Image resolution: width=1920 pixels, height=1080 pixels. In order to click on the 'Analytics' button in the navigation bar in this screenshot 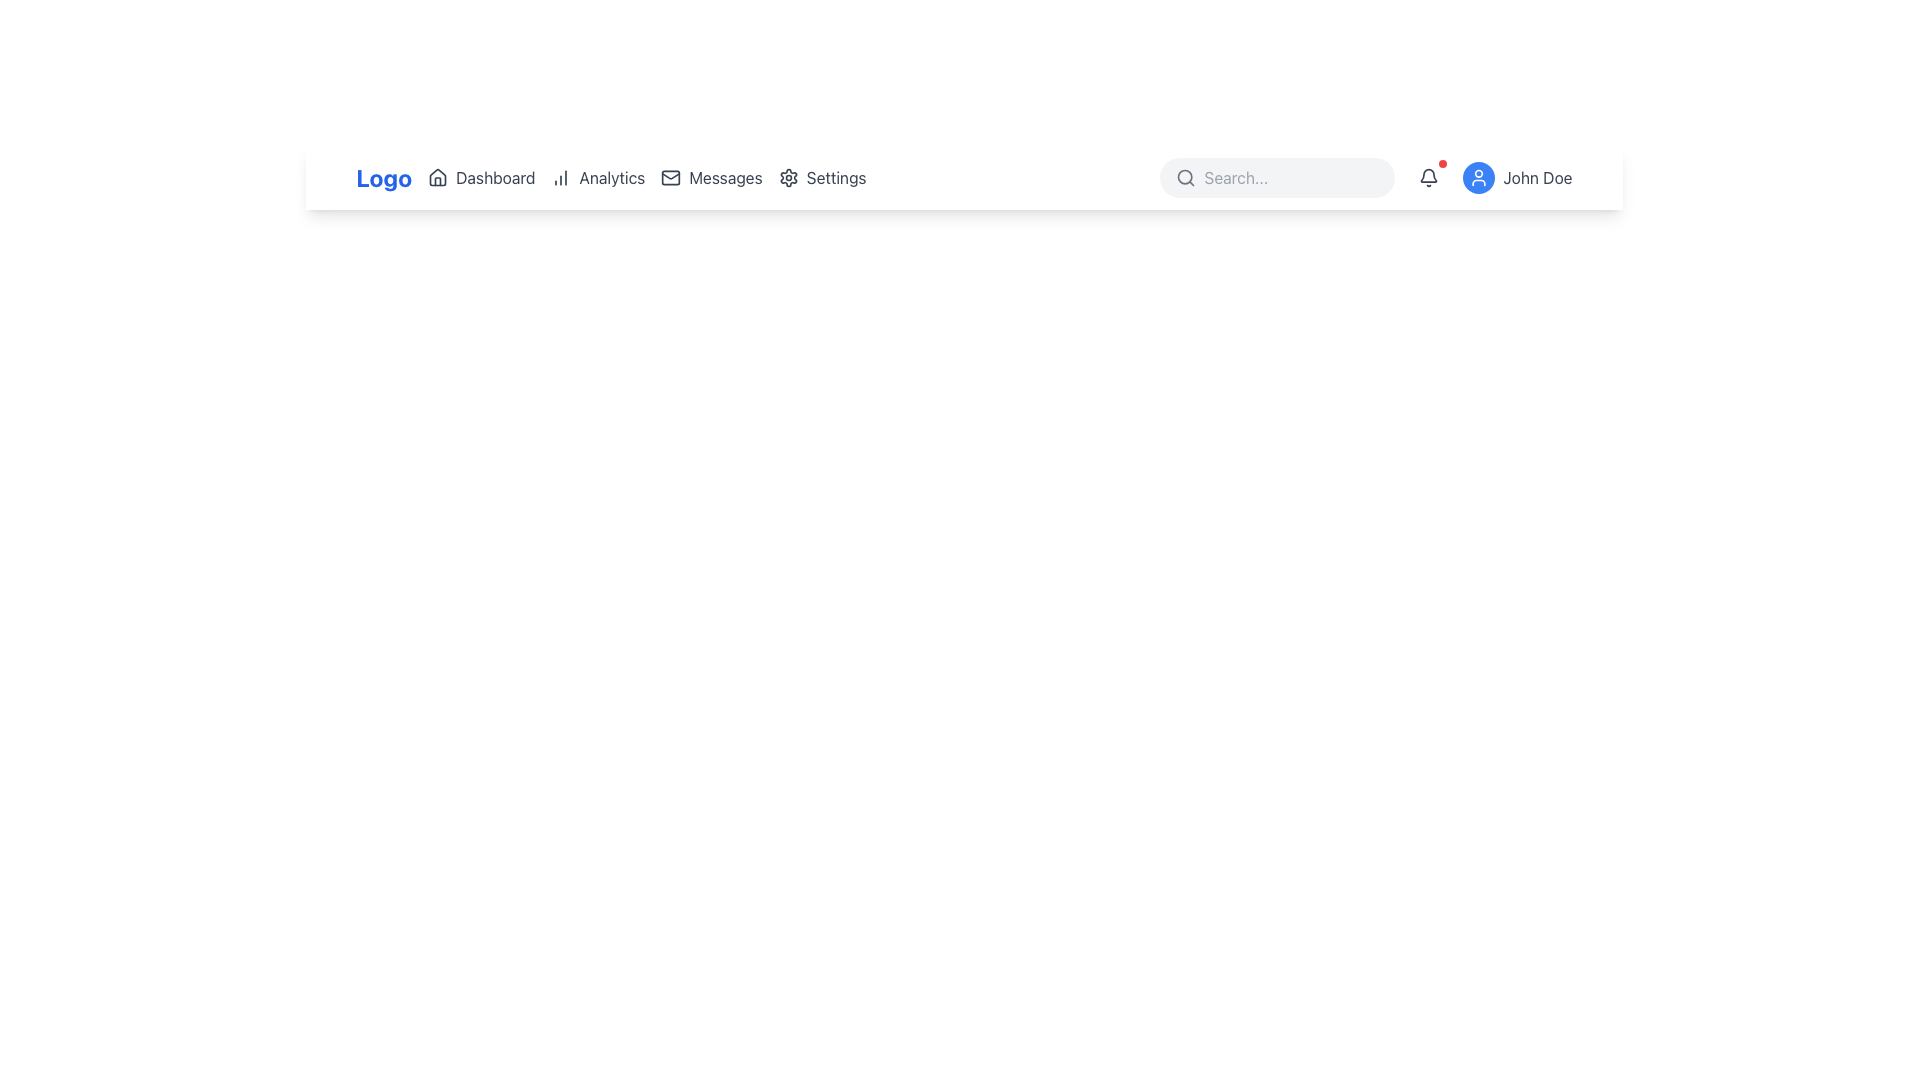, I will do `click(597, 176)`.